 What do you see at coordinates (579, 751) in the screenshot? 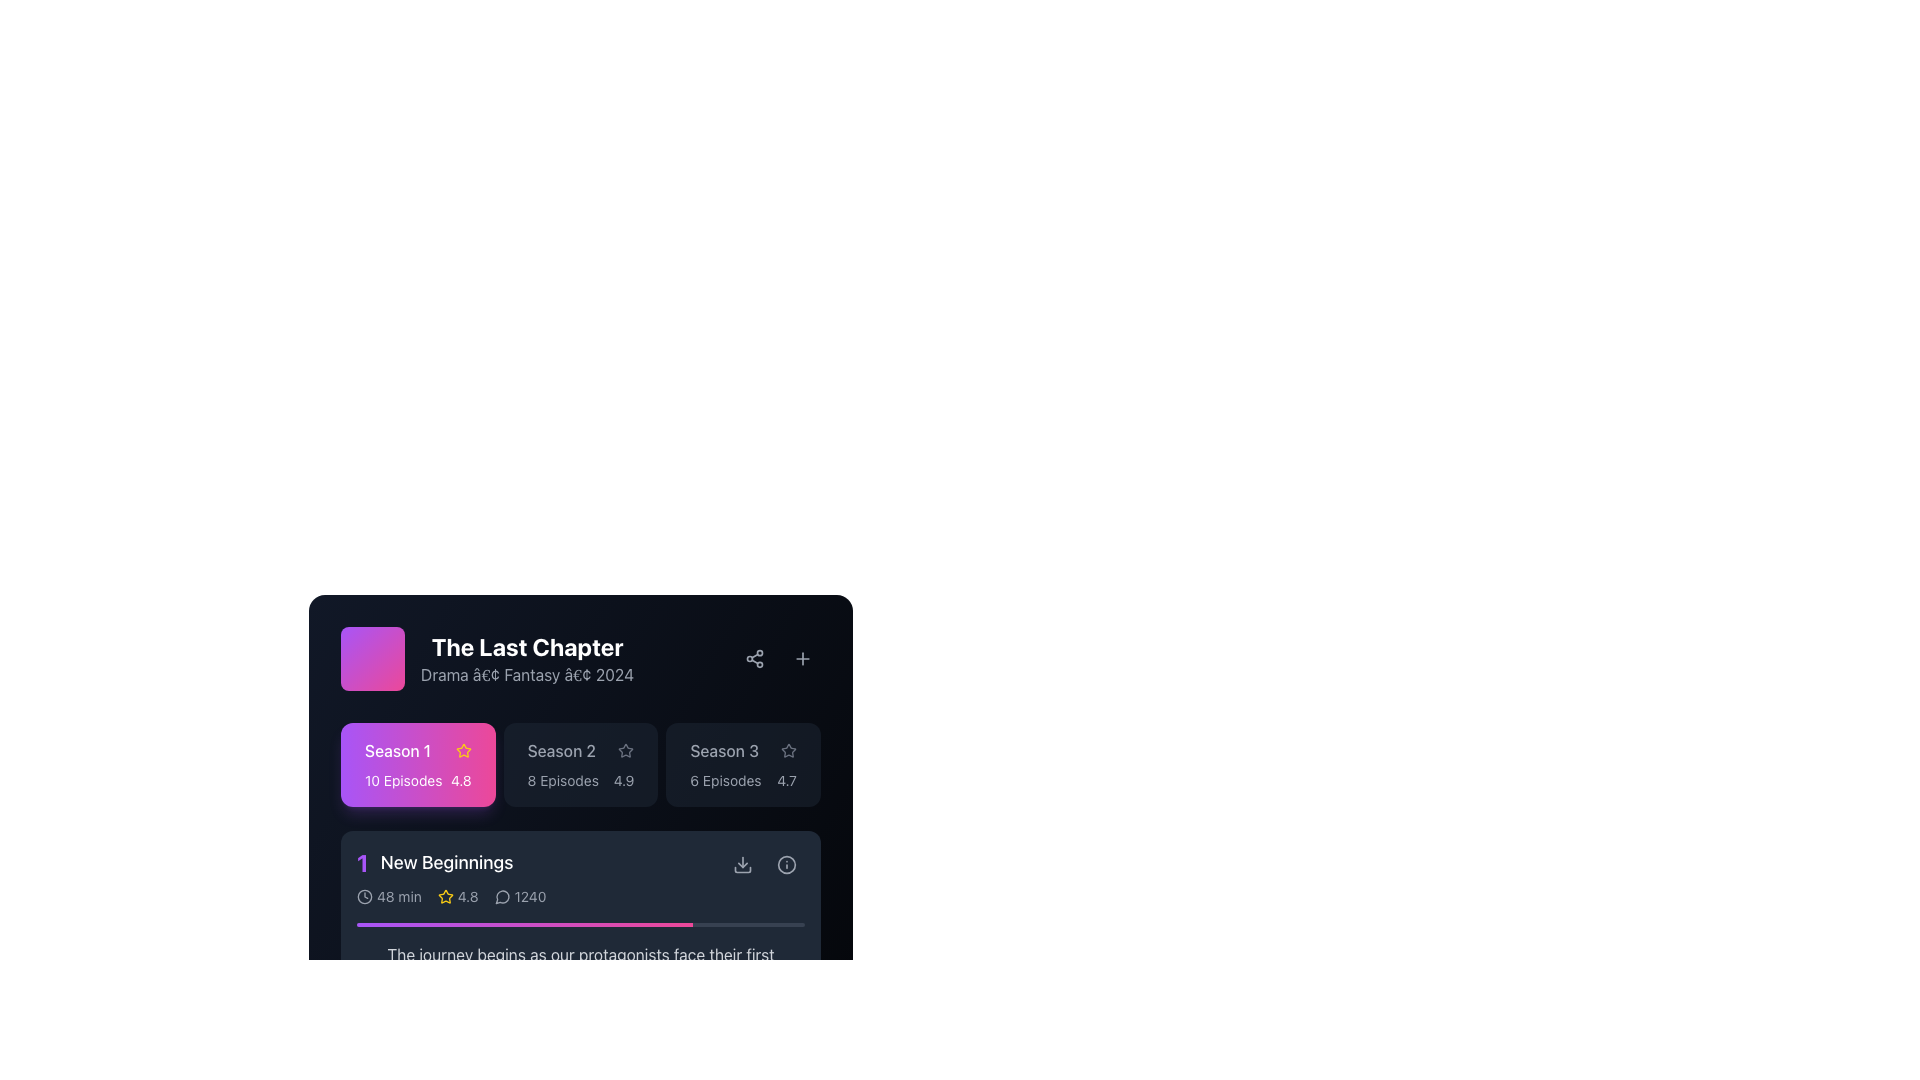
I see `the 'Season 2' text button with icon, which features a medium font weight text and a small star icon on a dark rectangular button with rounded corners` at bounding box center [579, 751].